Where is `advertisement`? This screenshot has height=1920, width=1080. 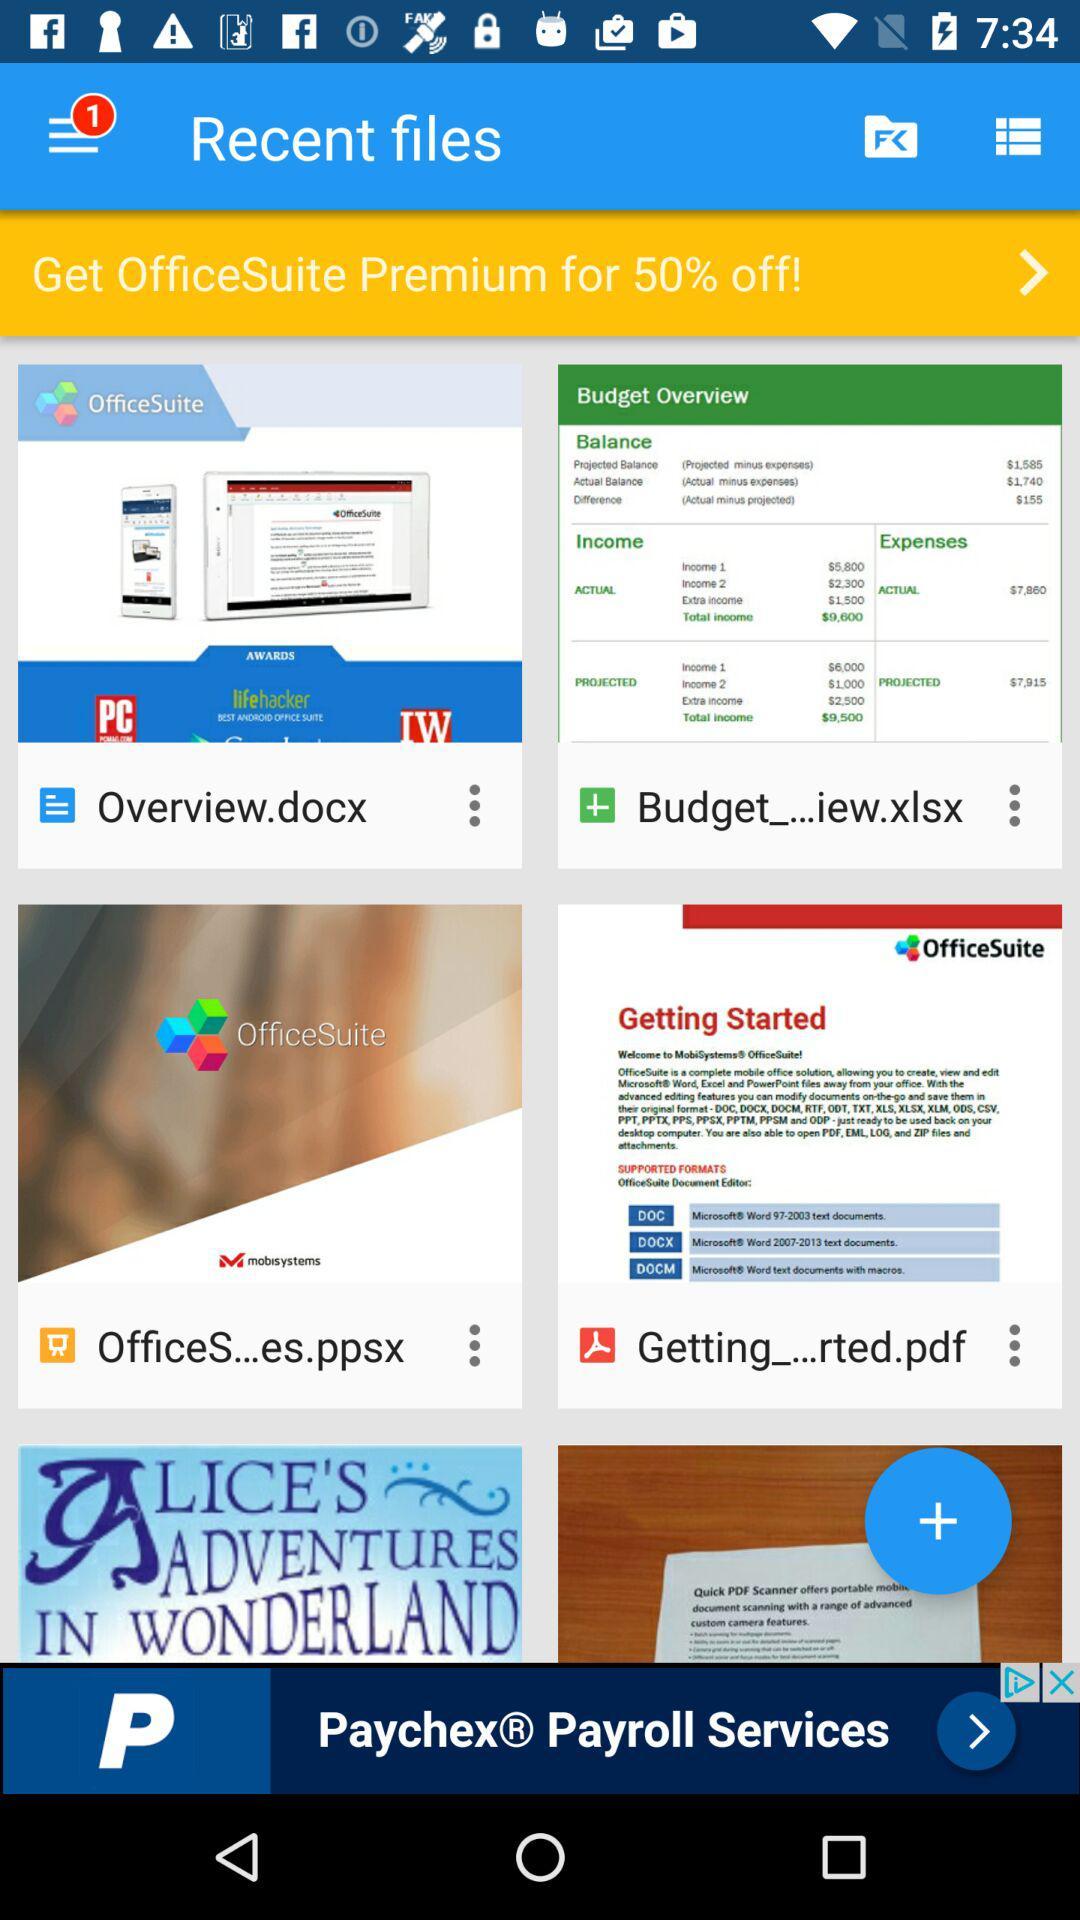 advertisement is located at coordinates (540, 1727).